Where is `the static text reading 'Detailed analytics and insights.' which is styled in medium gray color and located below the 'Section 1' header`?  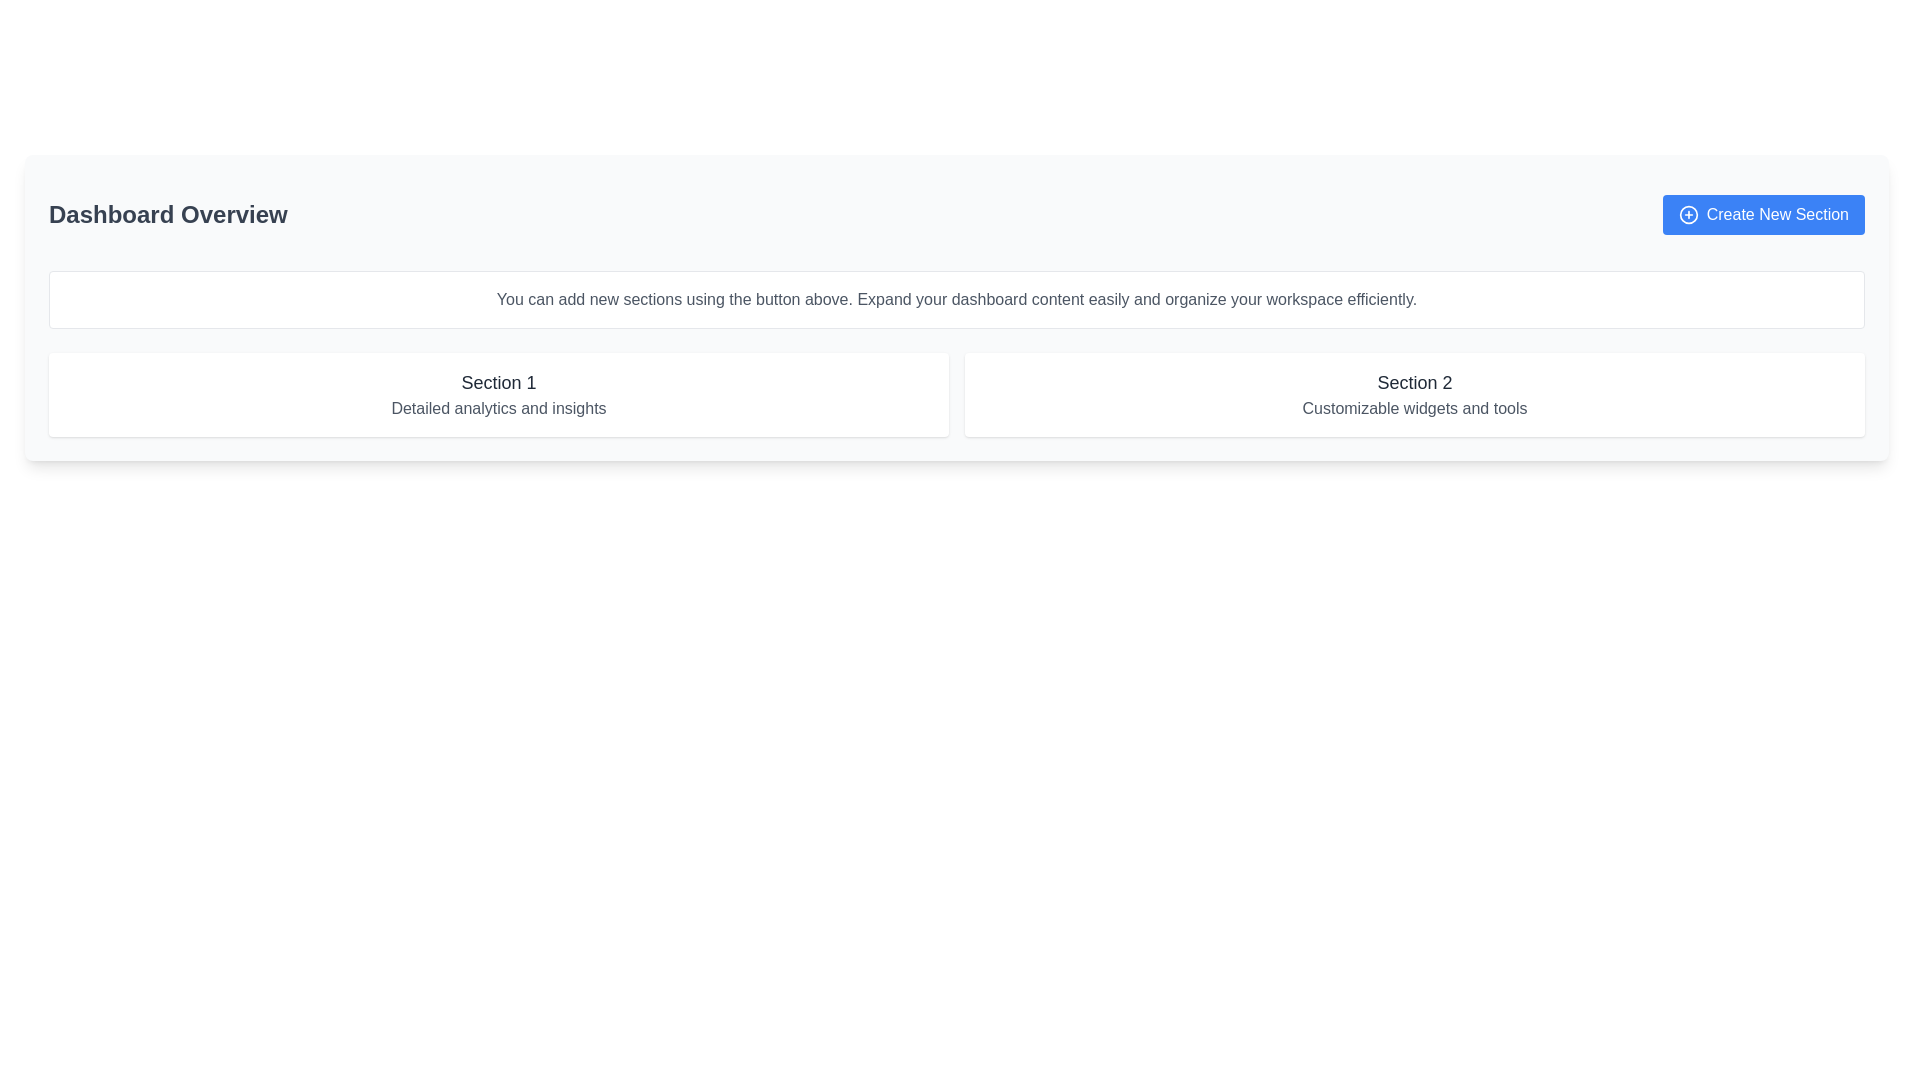
the static text reading 'Detailed analytics and insights.' which is styled in medium gray color and located below the 'Section 1' header is located at coordinates (499, 407).